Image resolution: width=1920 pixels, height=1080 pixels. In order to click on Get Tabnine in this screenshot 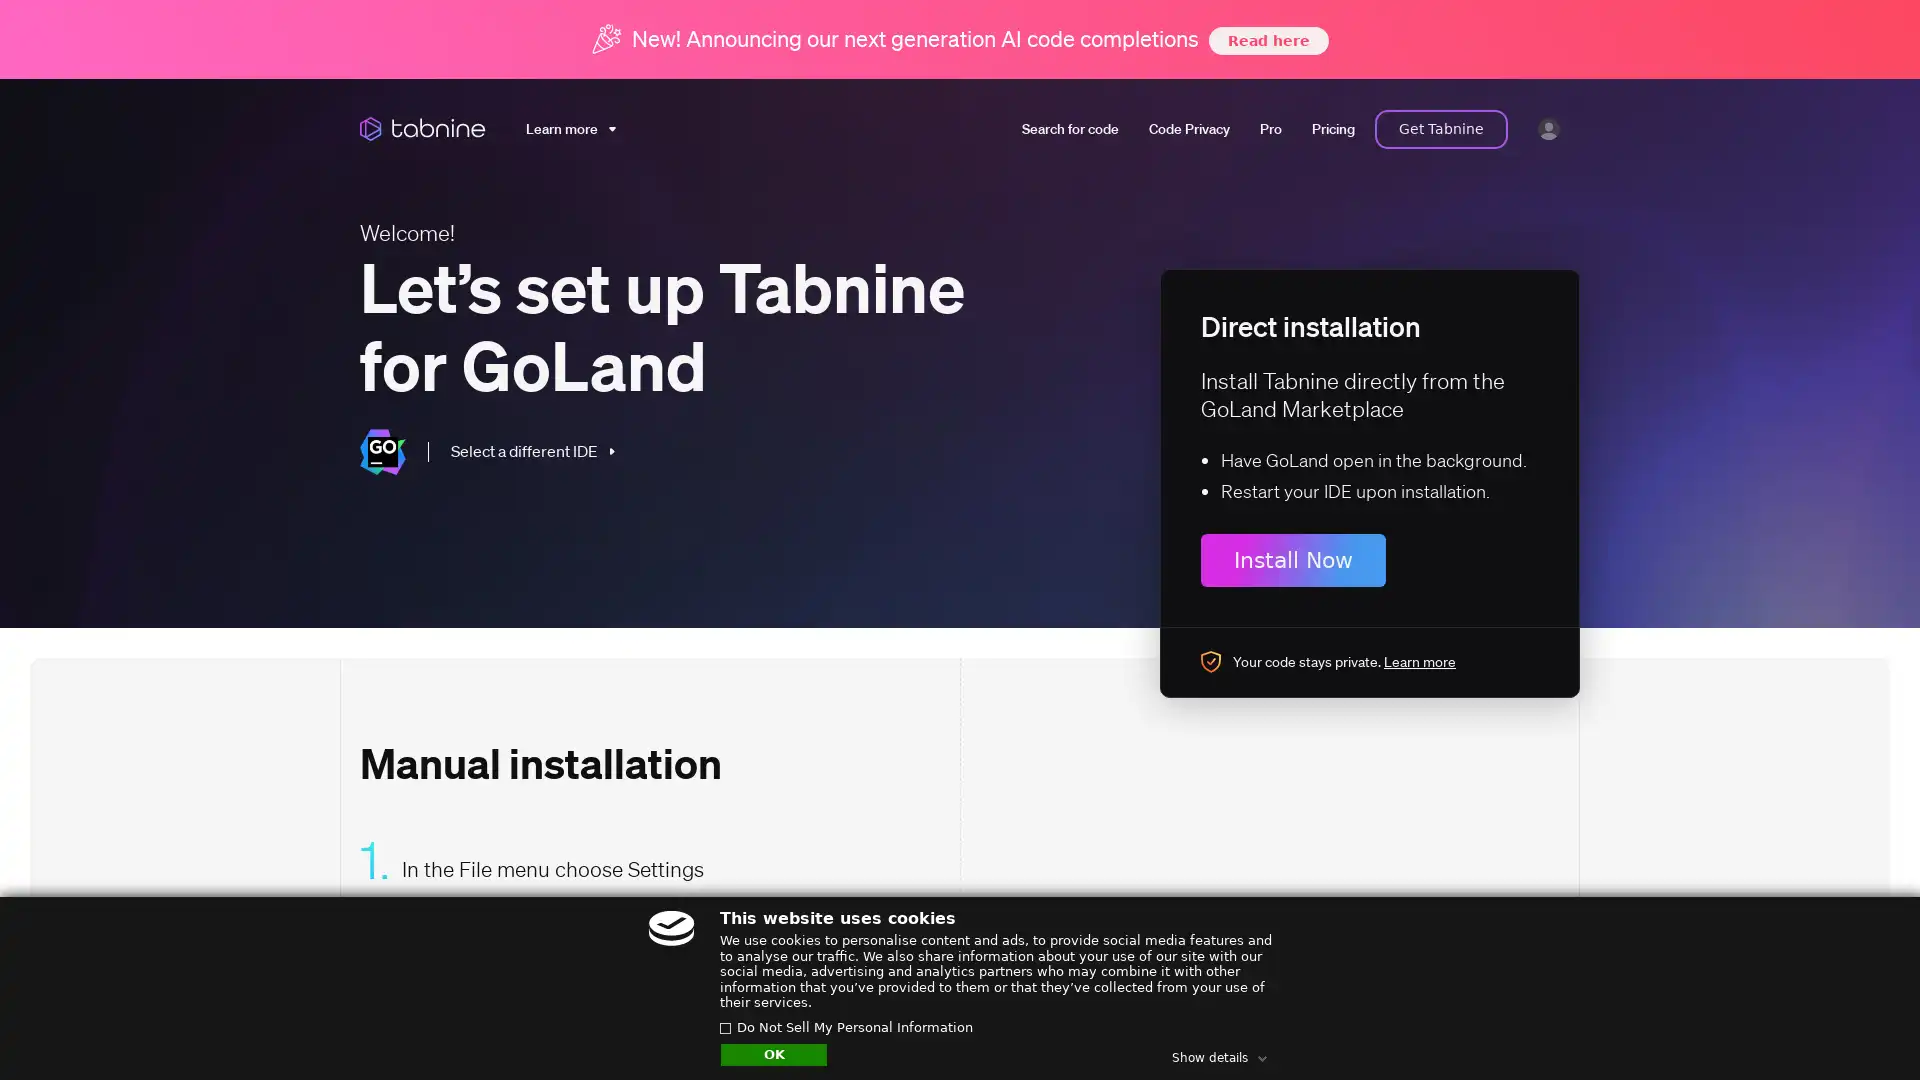, I will do `click(1441, 128)`.